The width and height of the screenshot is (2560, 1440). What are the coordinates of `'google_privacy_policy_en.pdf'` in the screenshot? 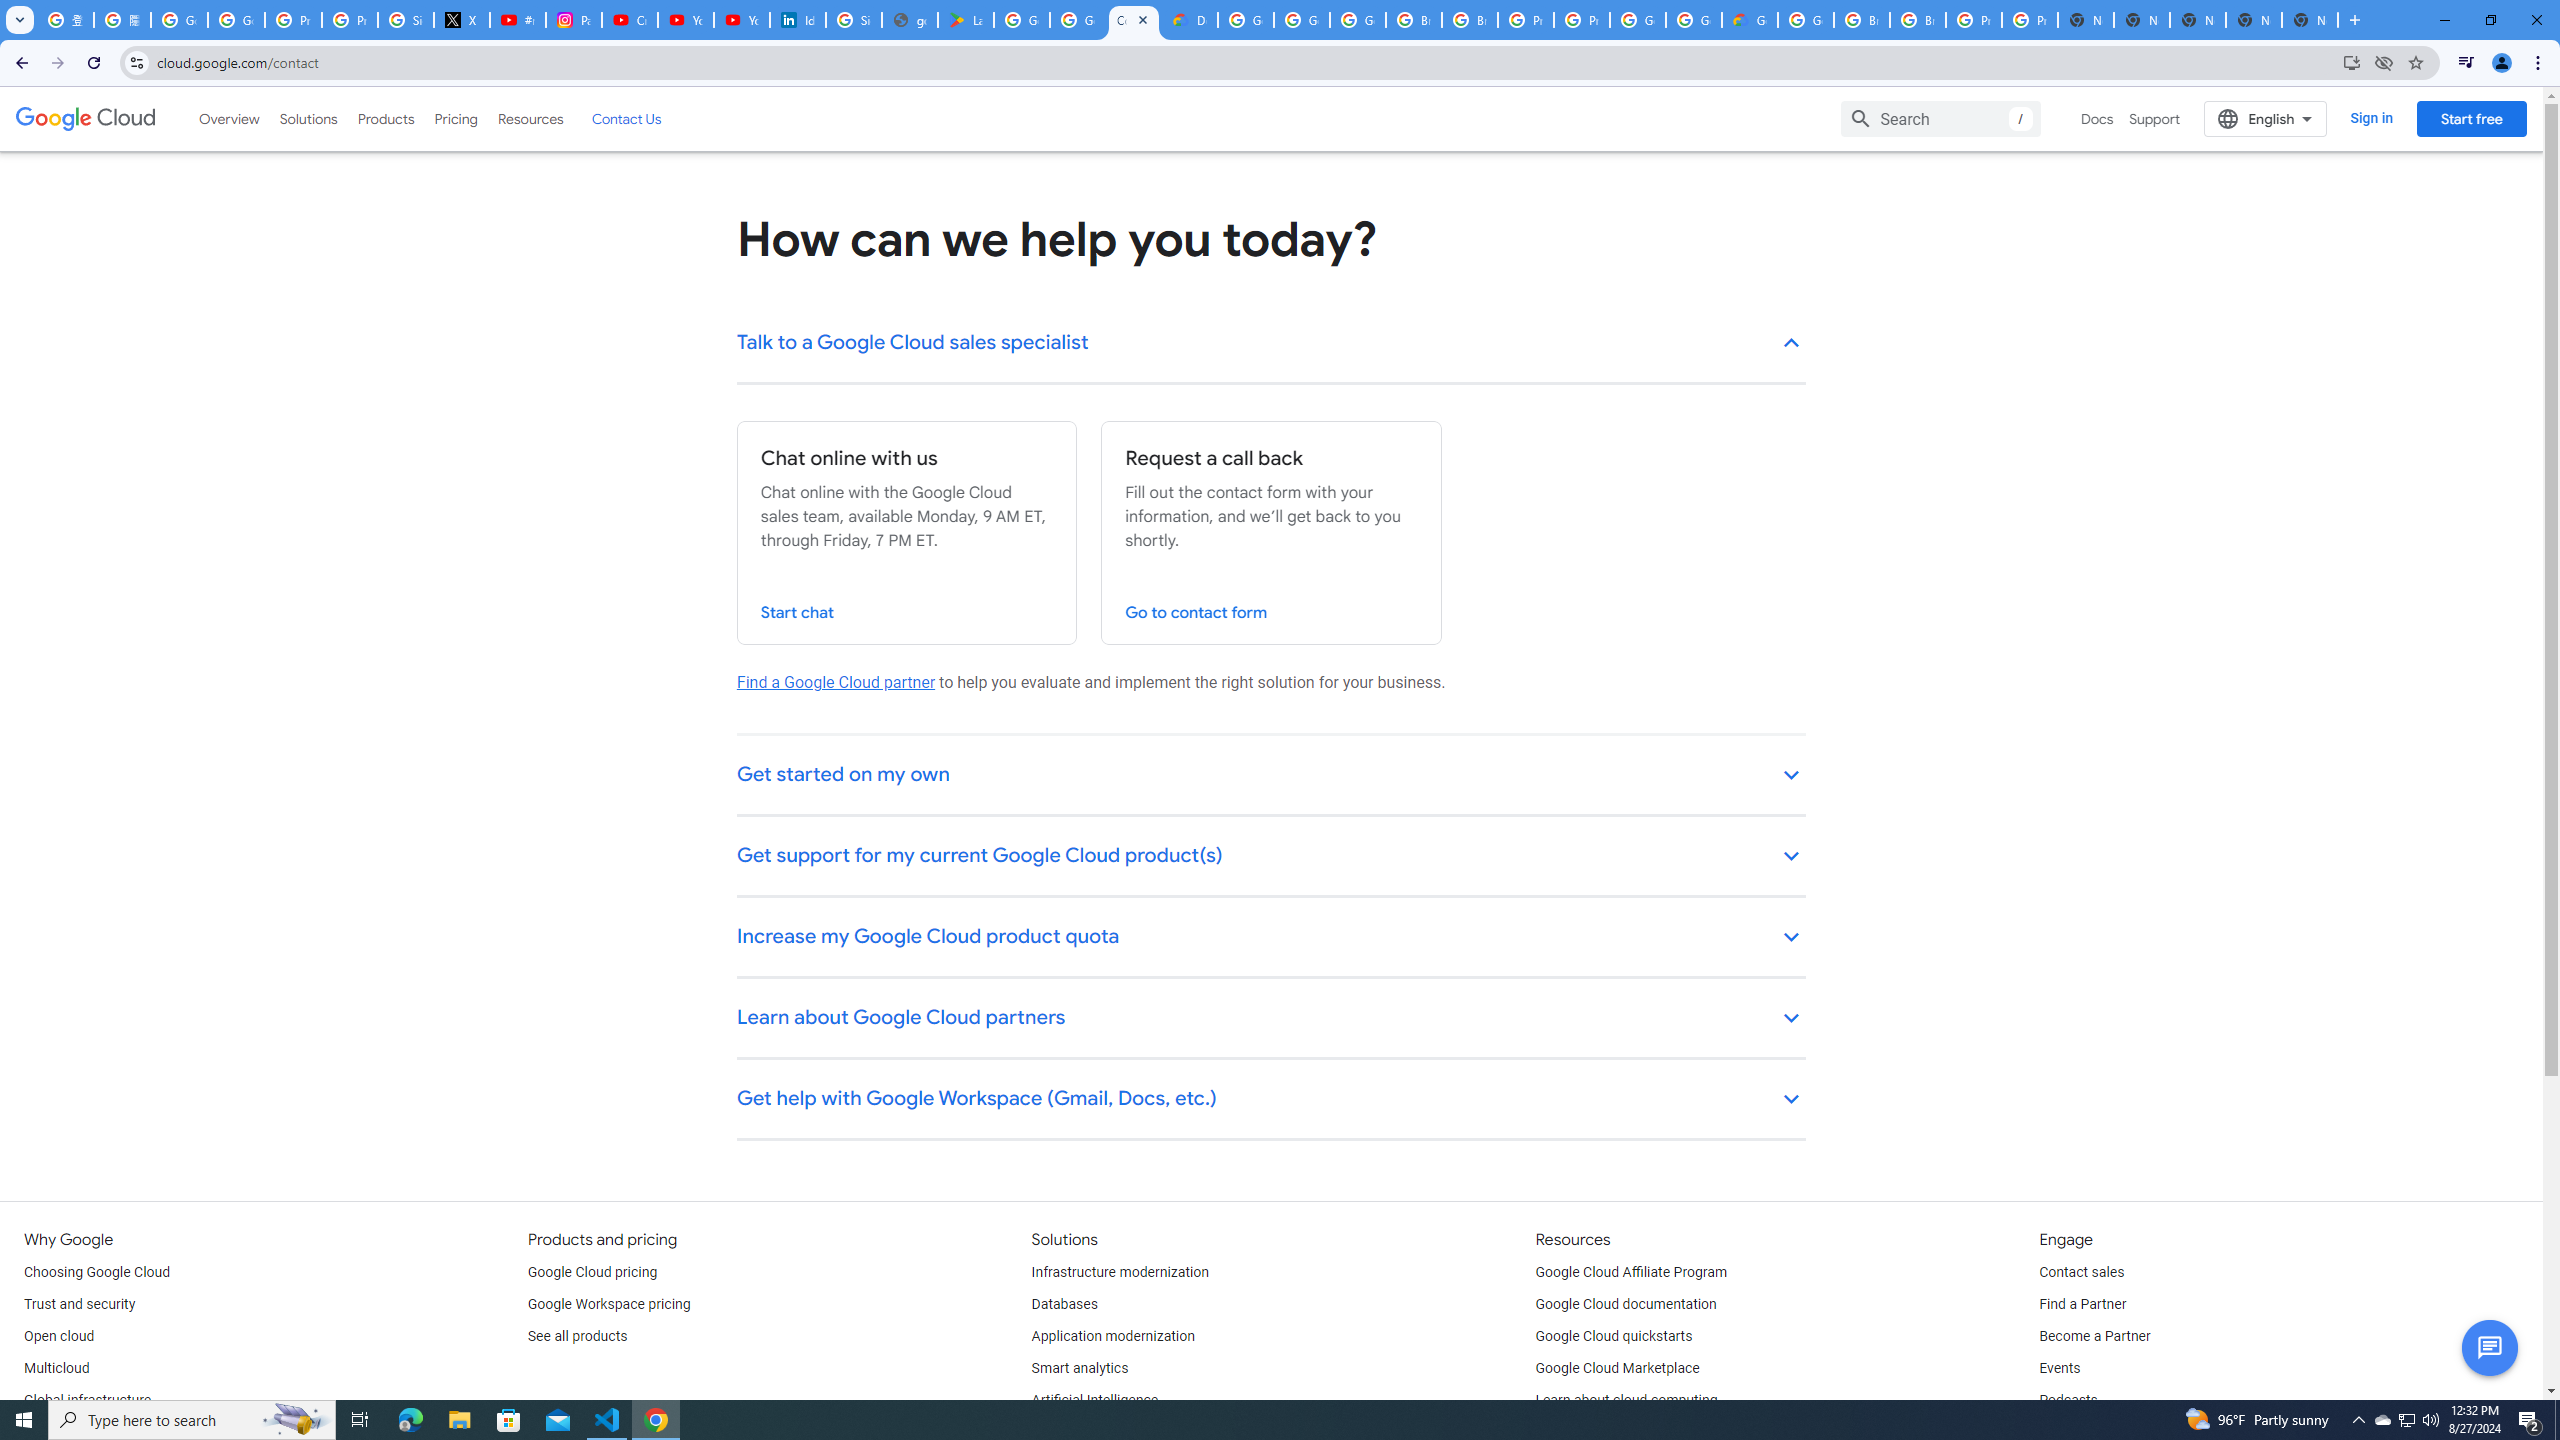 It's located at (909, 19).